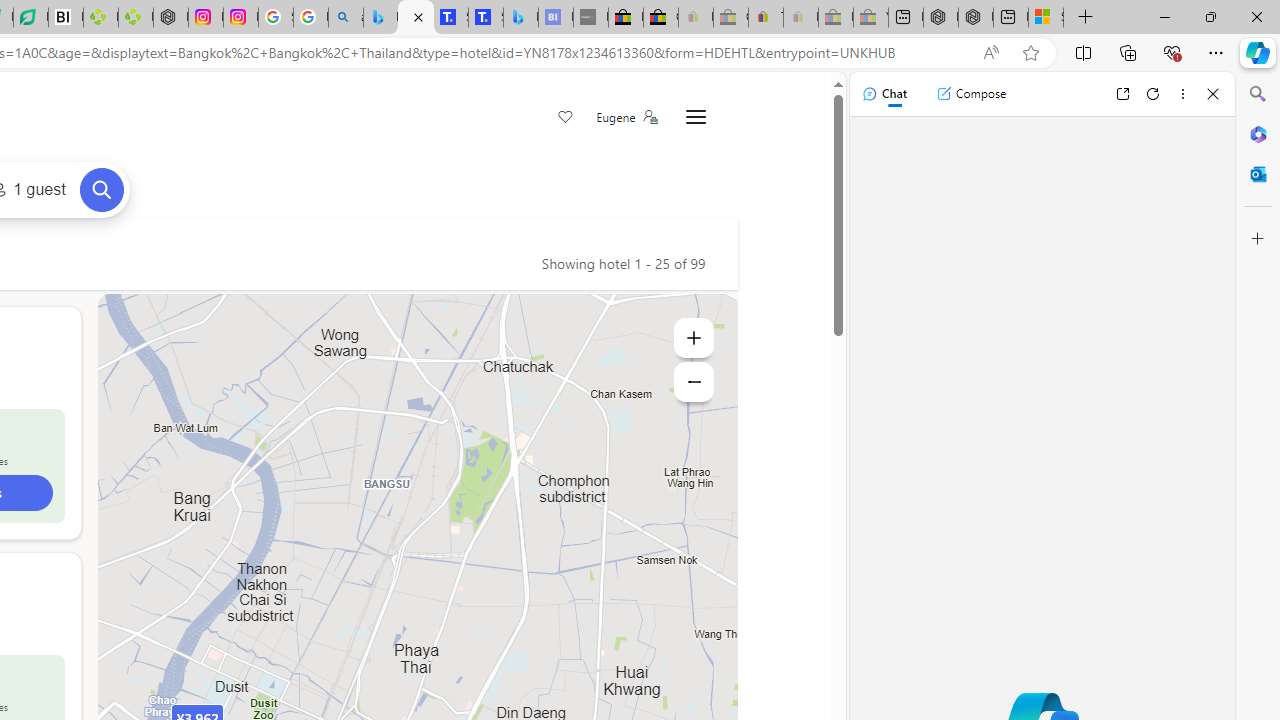 The height and width of the screenshot is (720, 1280). Describe the element at coordinates (31, 17) in the screenshot. I see `'LendingTree - Compare Lenders'` at that location.